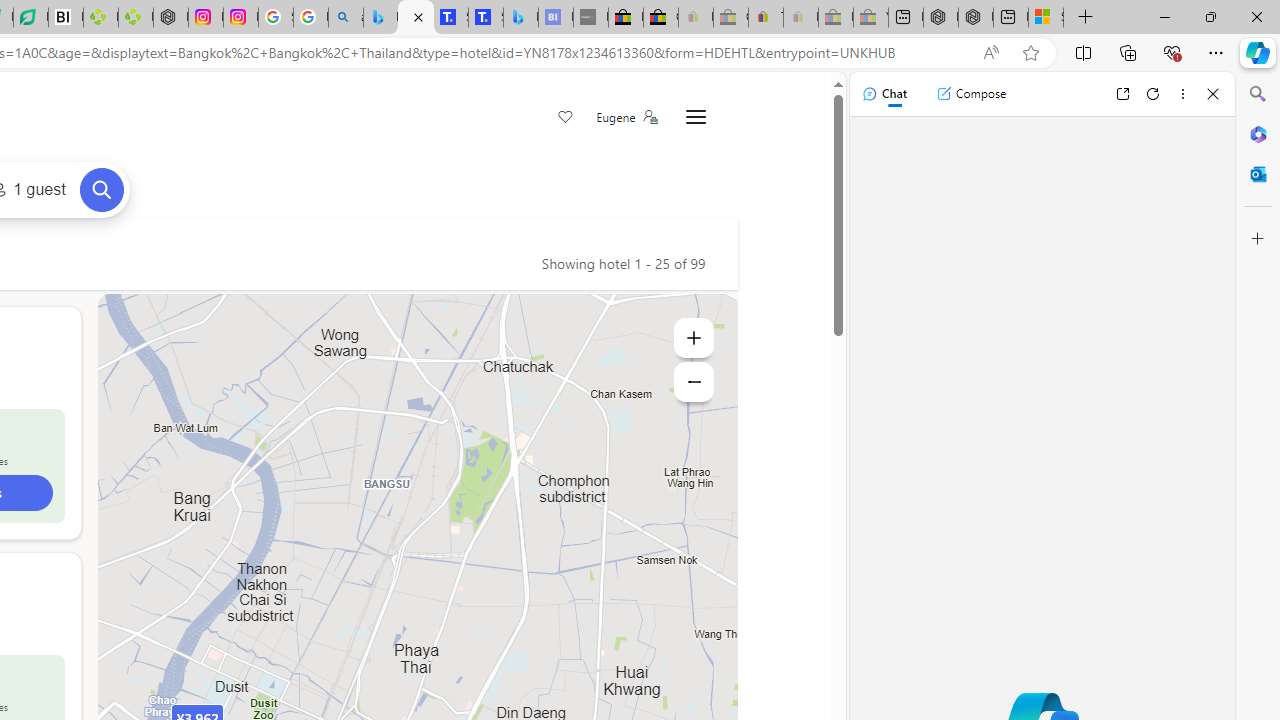 The height and width of the screenshot is (720, 1280). Describe the element at coordinates (31, 17) in the screenshot. I see `'LendingTree - Compare Lenders'` at that location.